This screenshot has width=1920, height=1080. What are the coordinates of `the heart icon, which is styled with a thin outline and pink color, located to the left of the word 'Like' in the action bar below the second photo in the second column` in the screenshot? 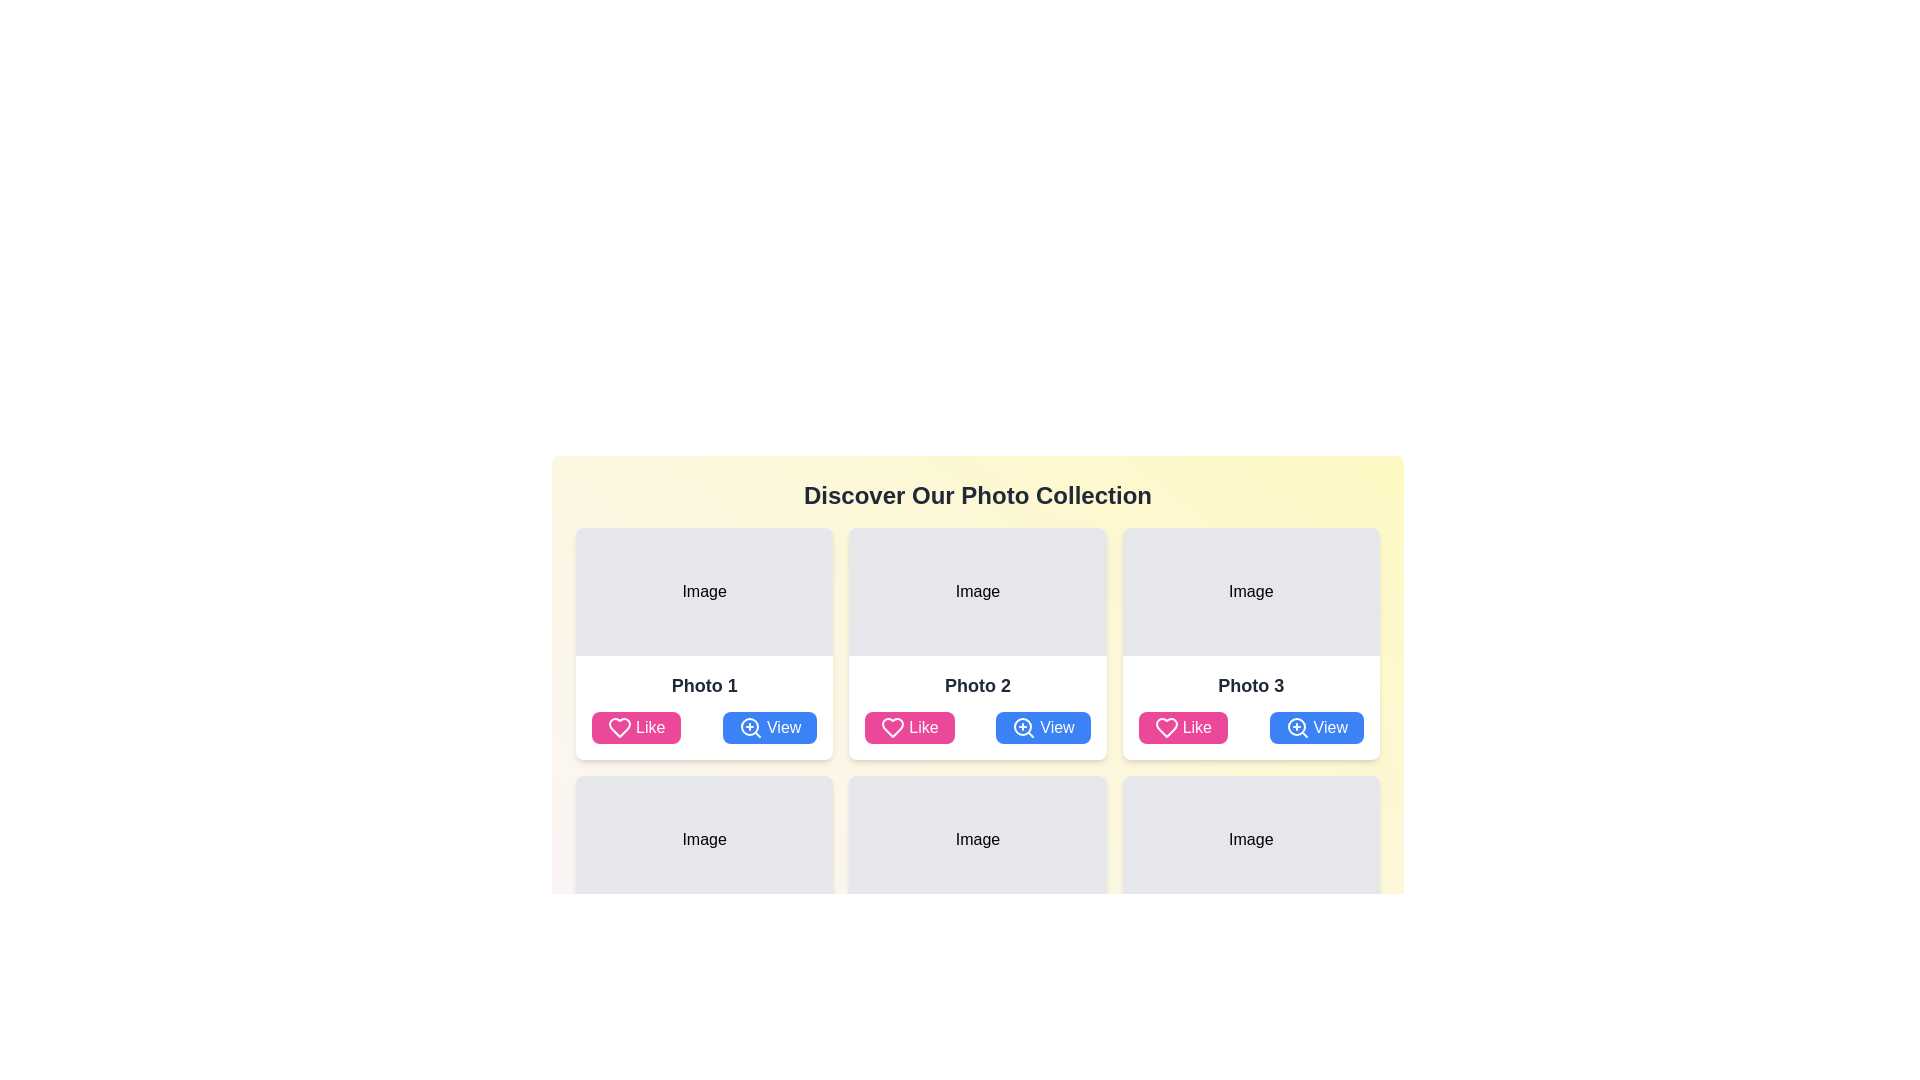 It's located at (892, 728).